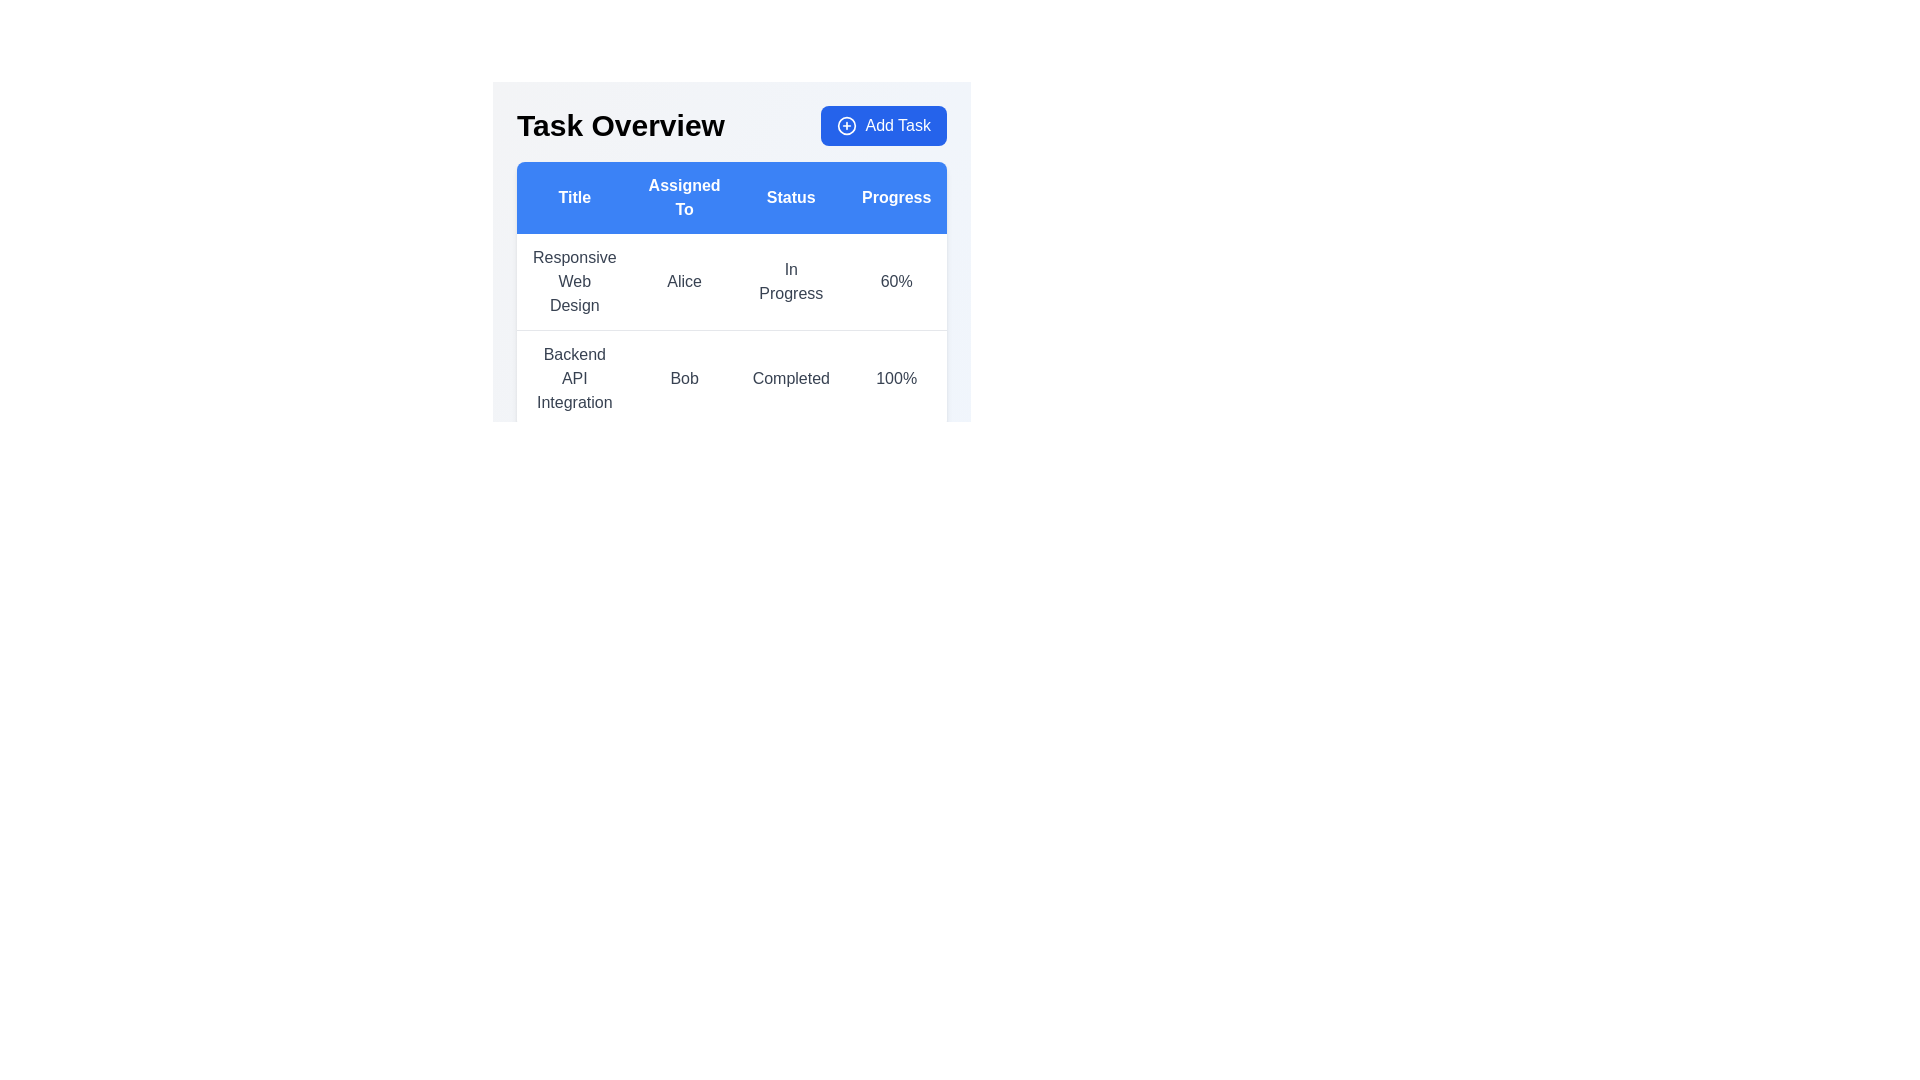  I want to click on the 'Progress' column header in the task overview table, which is the fourth column header among five, located near the top-center of the layout, so click(895, 197).